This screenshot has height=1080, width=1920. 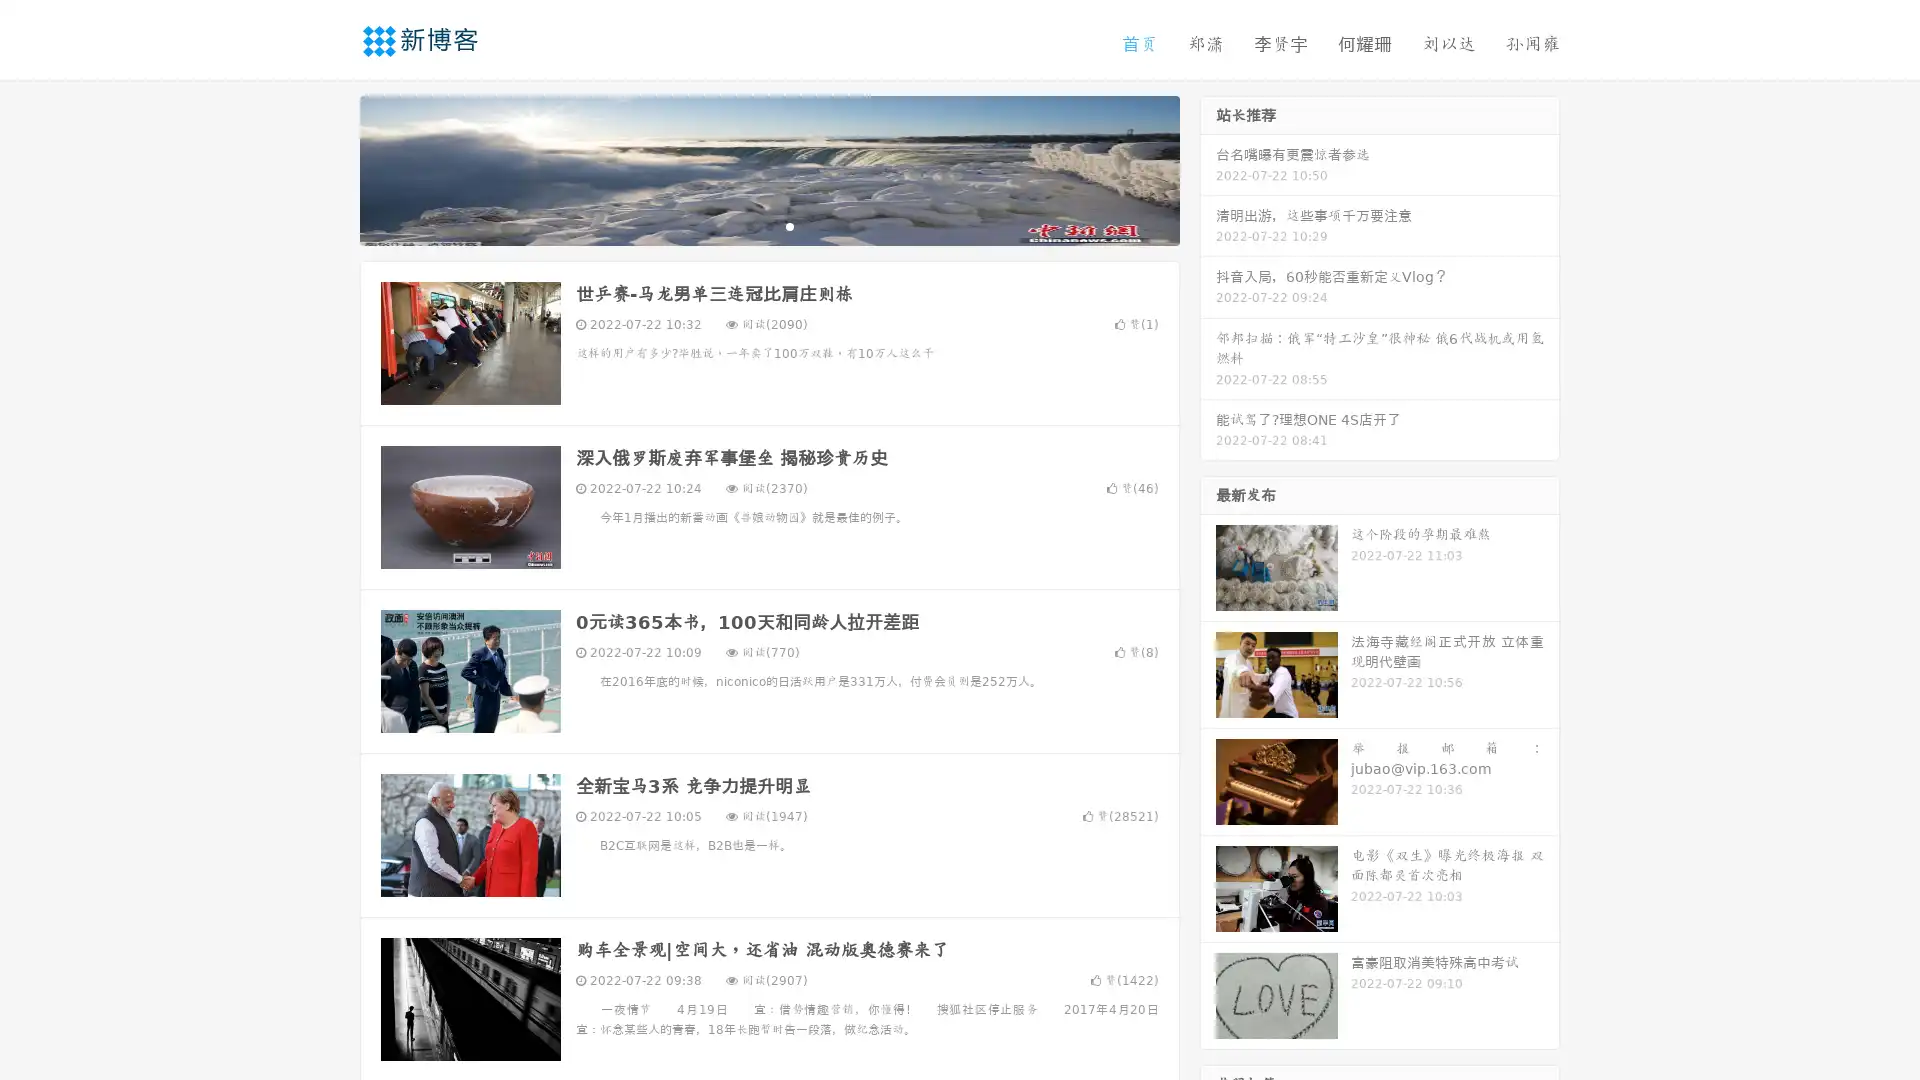 I want to click on Next slide, so click(x=1208, y=168).